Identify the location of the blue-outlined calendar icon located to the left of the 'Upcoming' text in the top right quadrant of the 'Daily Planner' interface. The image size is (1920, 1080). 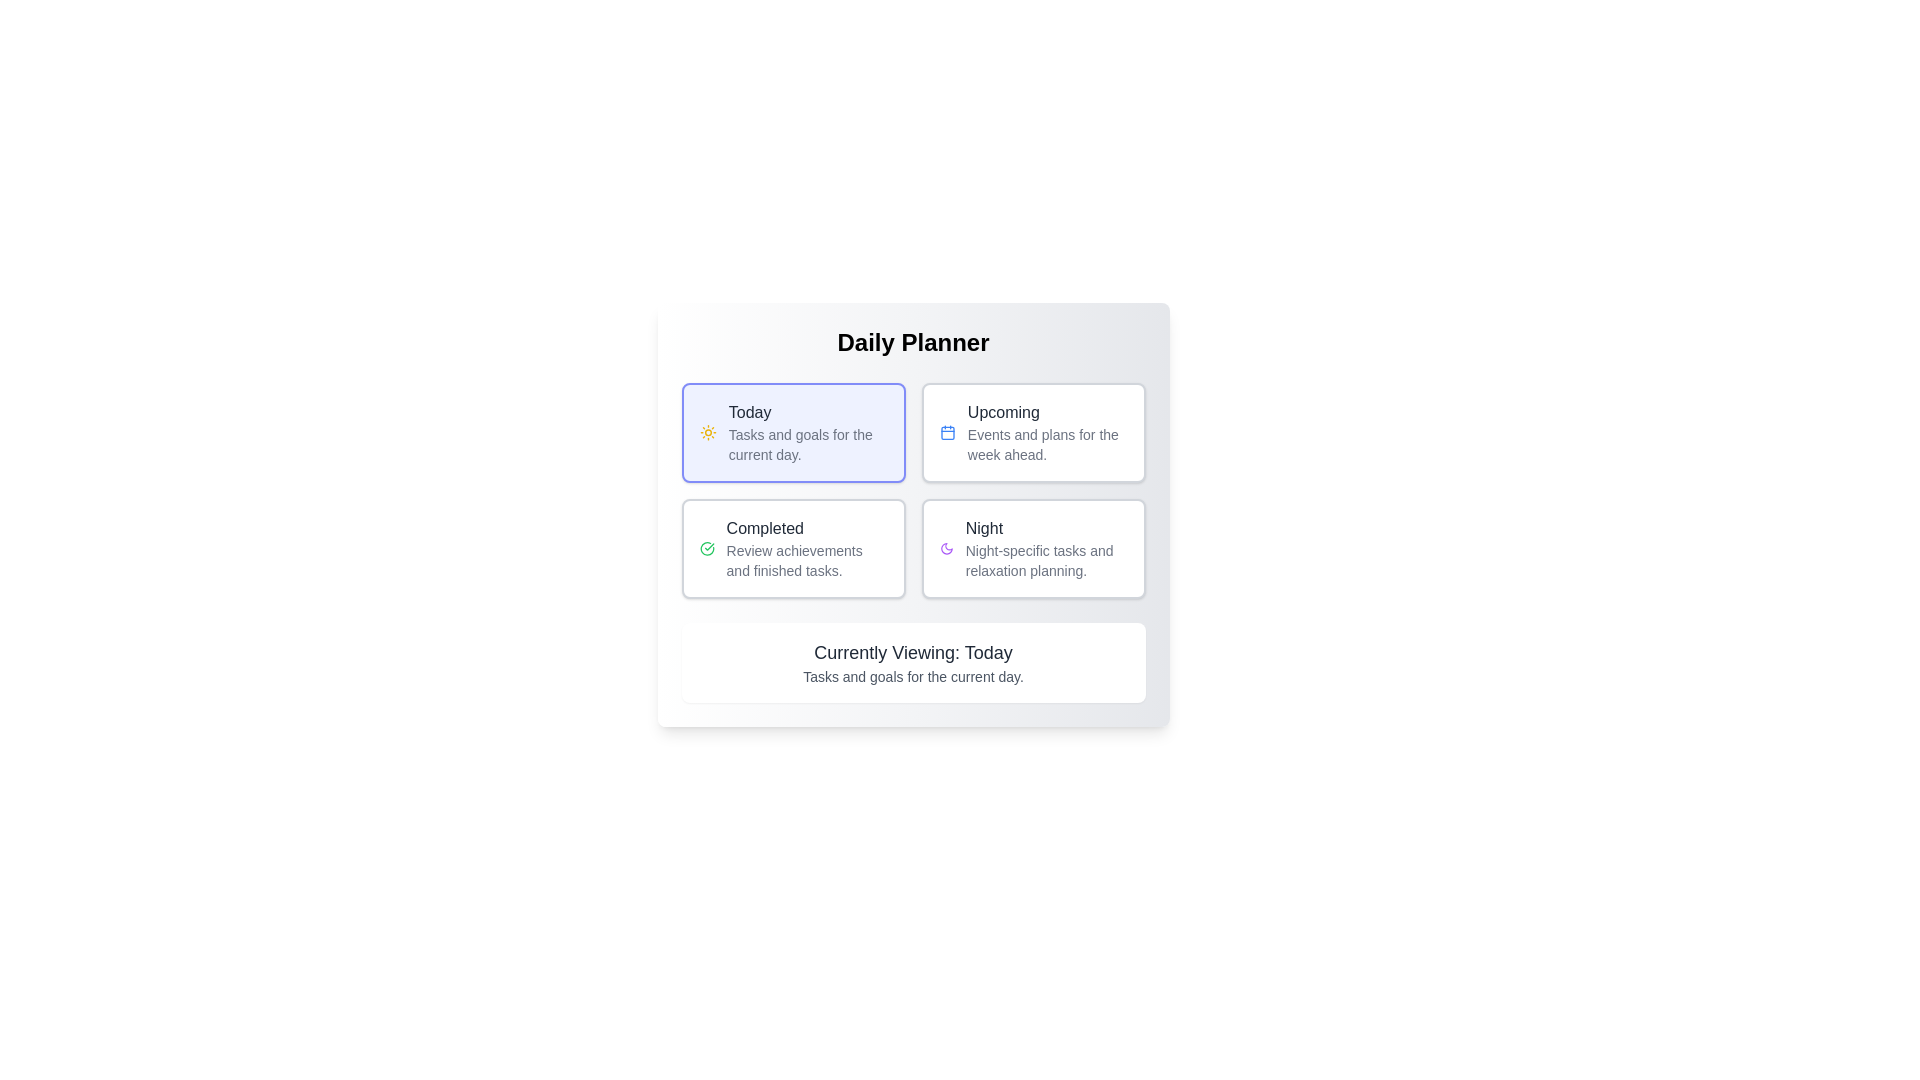
(946, 431).